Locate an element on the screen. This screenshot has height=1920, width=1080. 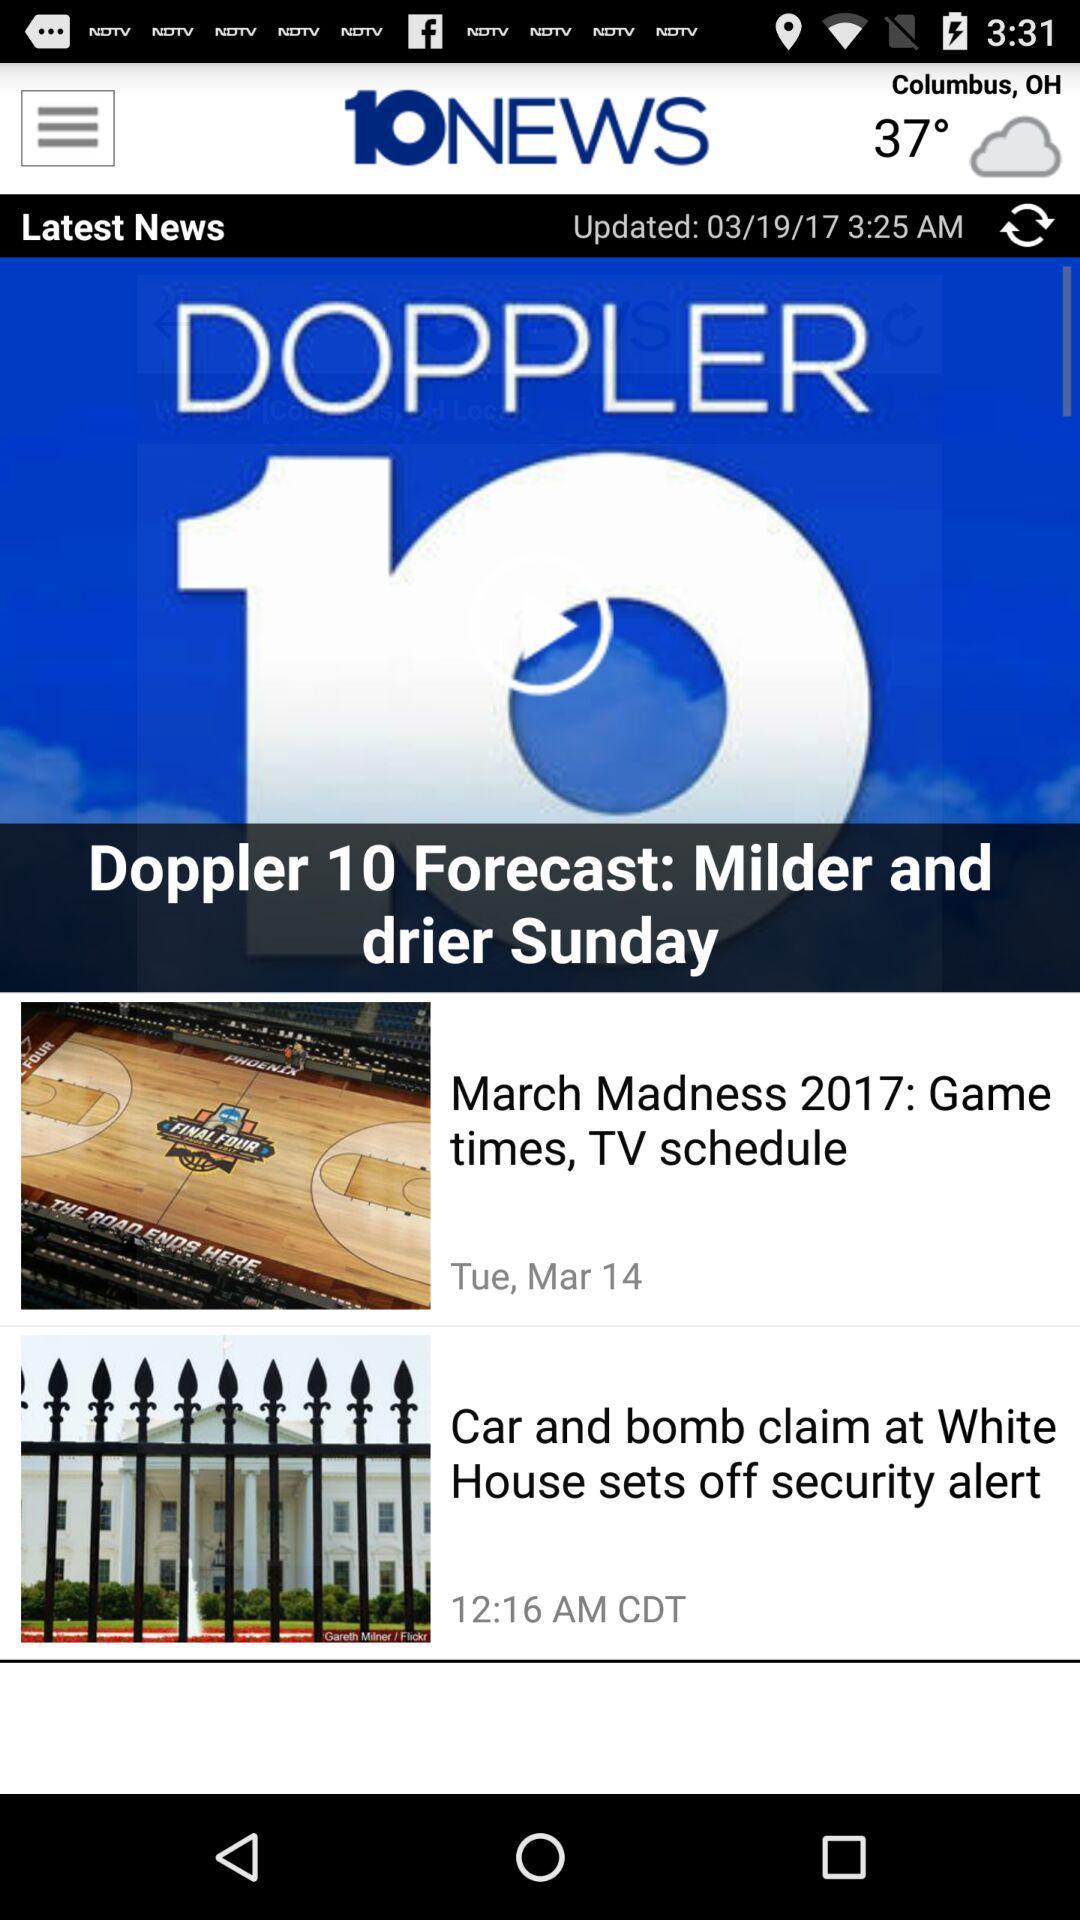
home page is located at coordinates (540, 127).